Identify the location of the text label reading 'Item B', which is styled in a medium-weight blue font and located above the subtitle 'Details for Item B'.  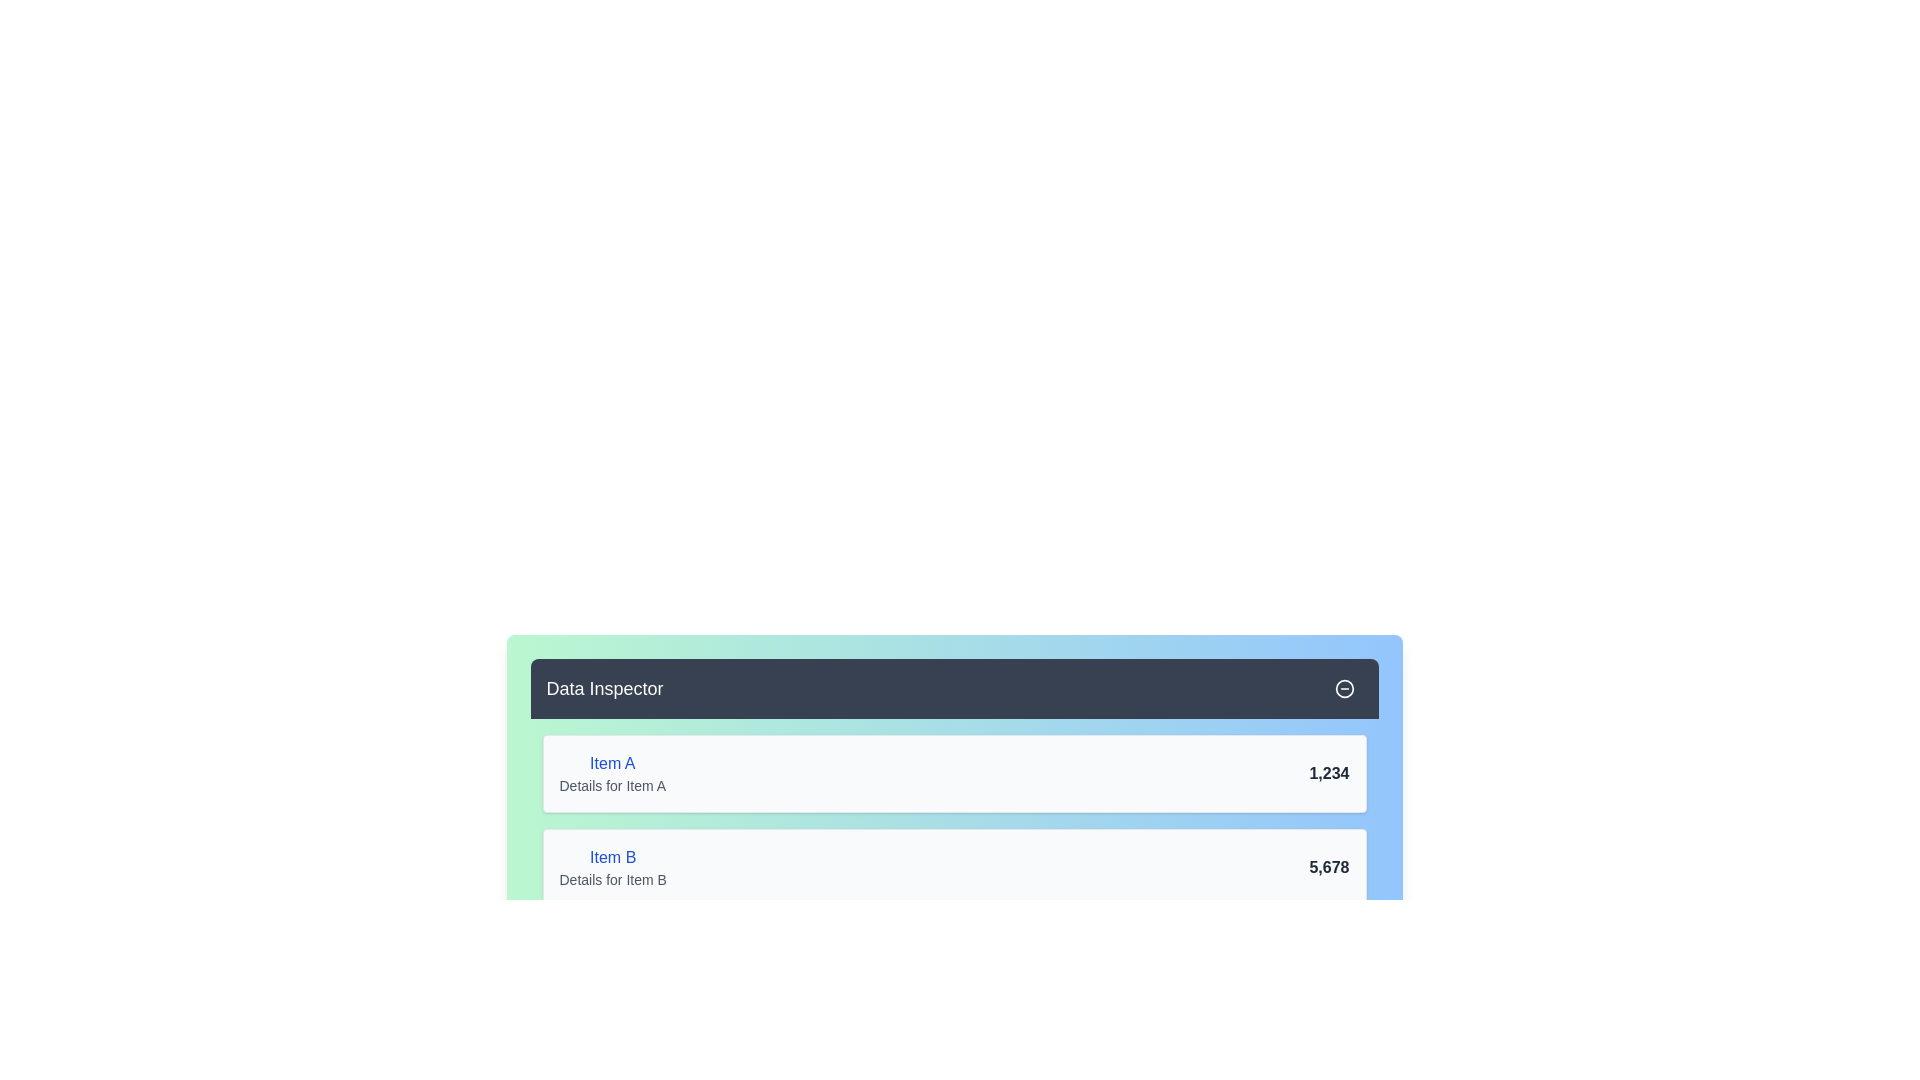
(612, 856).